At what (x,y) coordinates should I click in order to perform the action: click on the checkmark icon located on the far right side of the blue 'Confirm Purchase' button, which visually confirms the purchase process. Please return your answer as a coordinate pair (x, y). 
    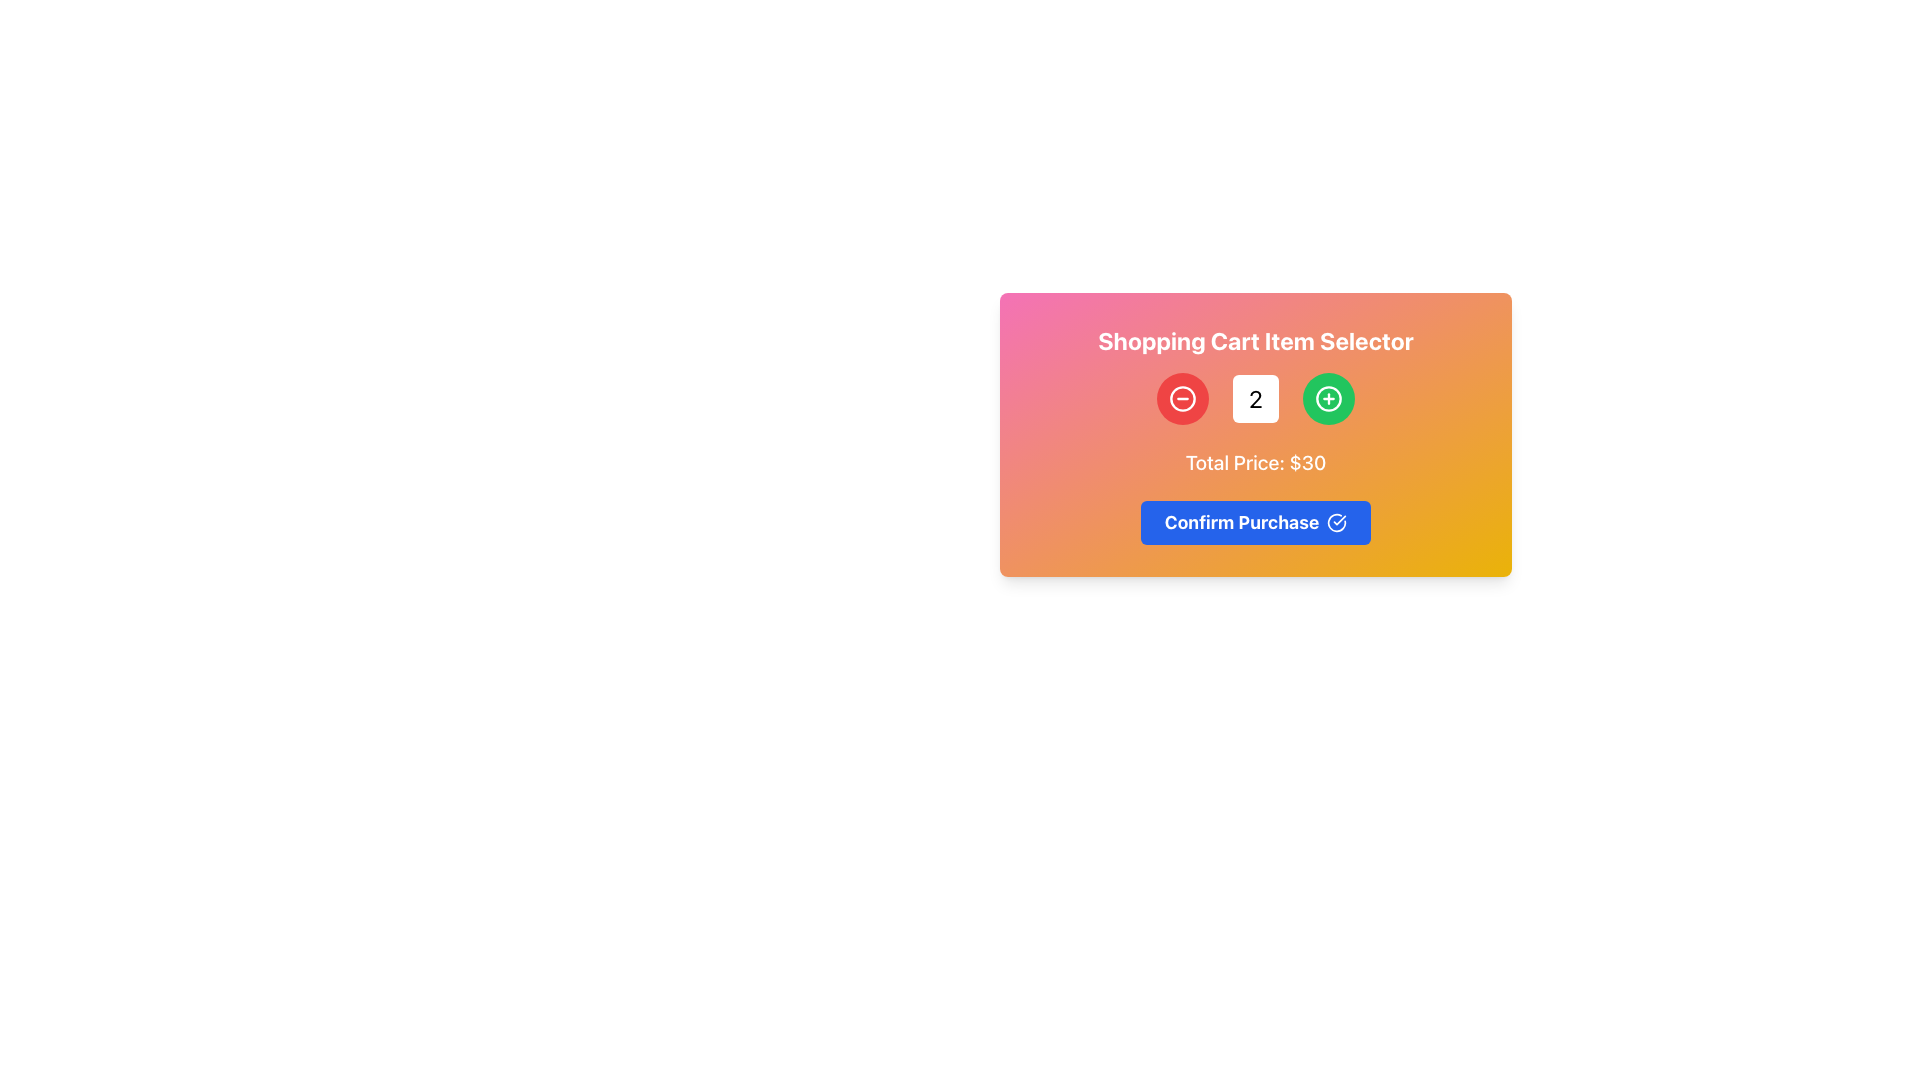
    Looking at the image, I should click on (1337, 522).